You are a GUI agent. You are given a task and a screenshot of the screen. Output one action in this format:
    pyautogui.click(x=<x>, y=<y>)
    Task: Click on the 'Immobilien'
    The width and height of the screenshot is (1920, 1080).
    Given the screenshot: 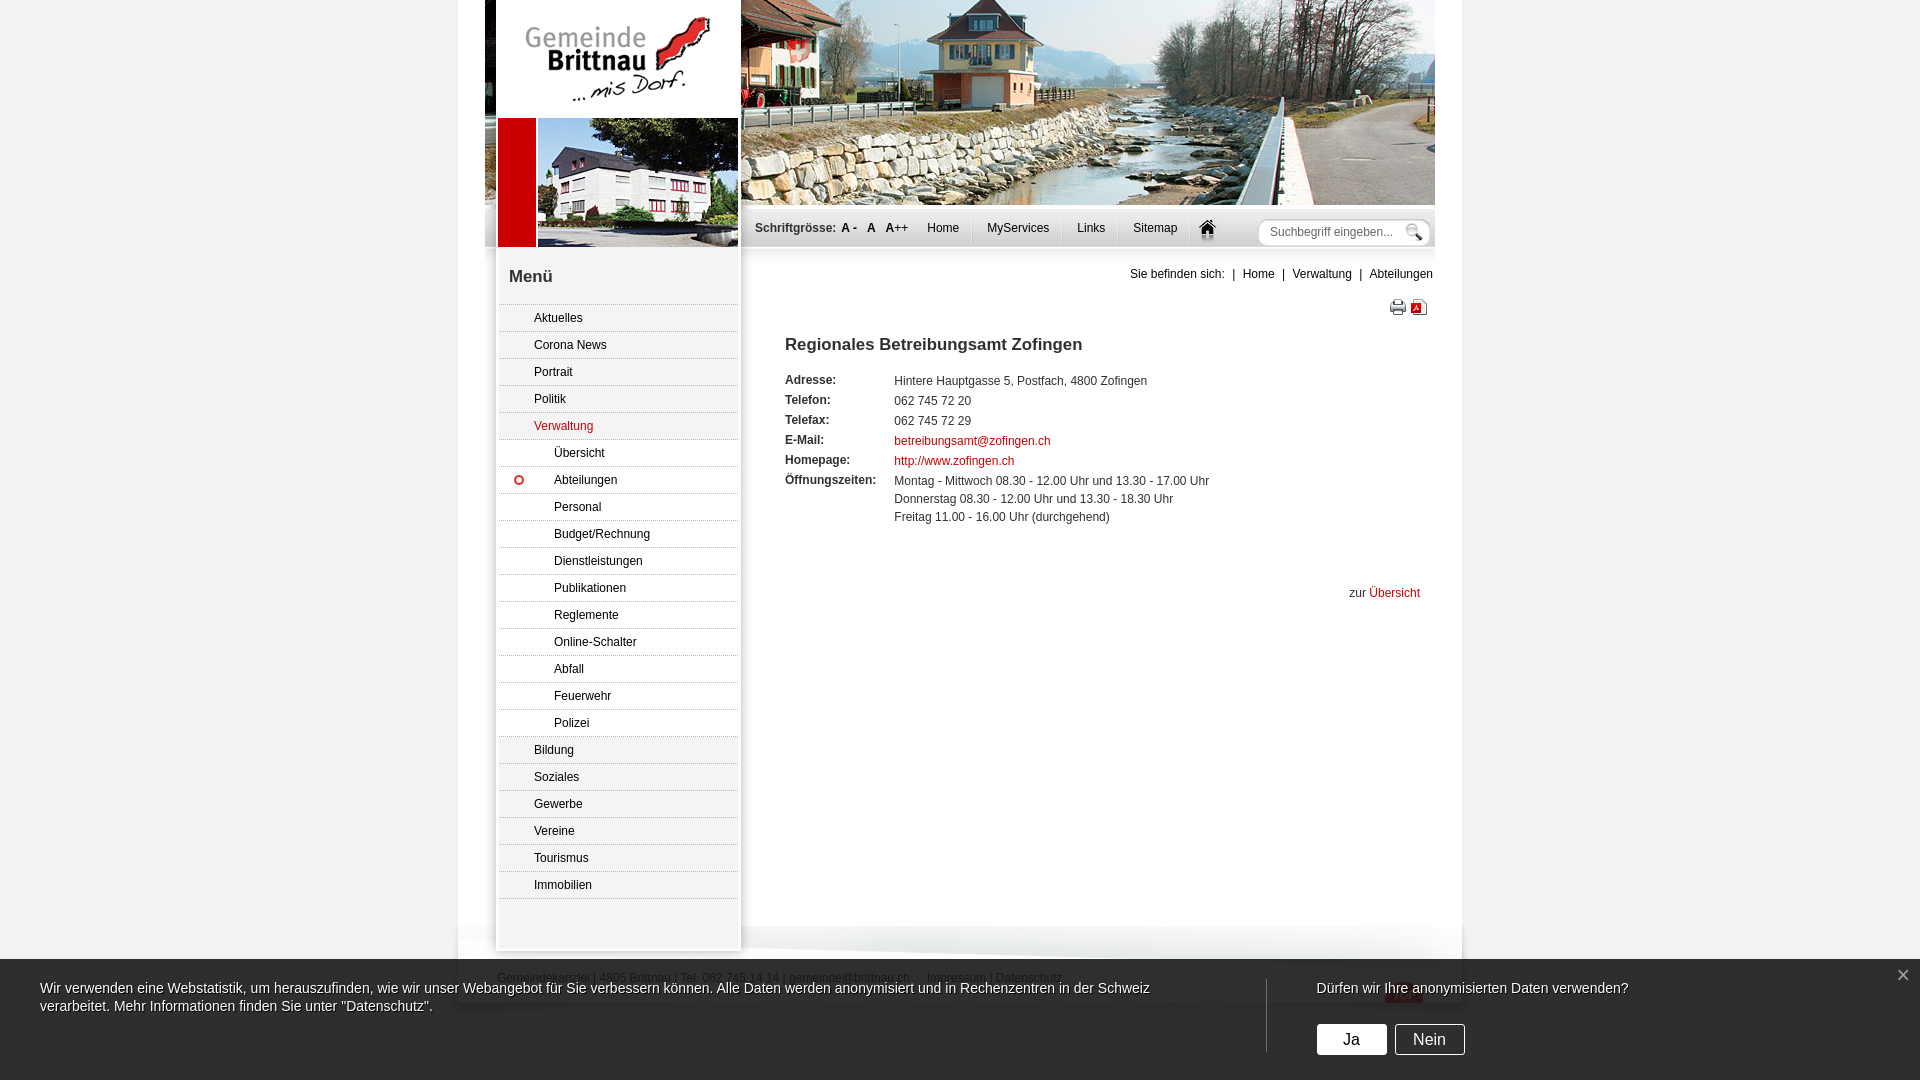 What is the action you would take?
    pyautogui.click(x=499, y=884)
    